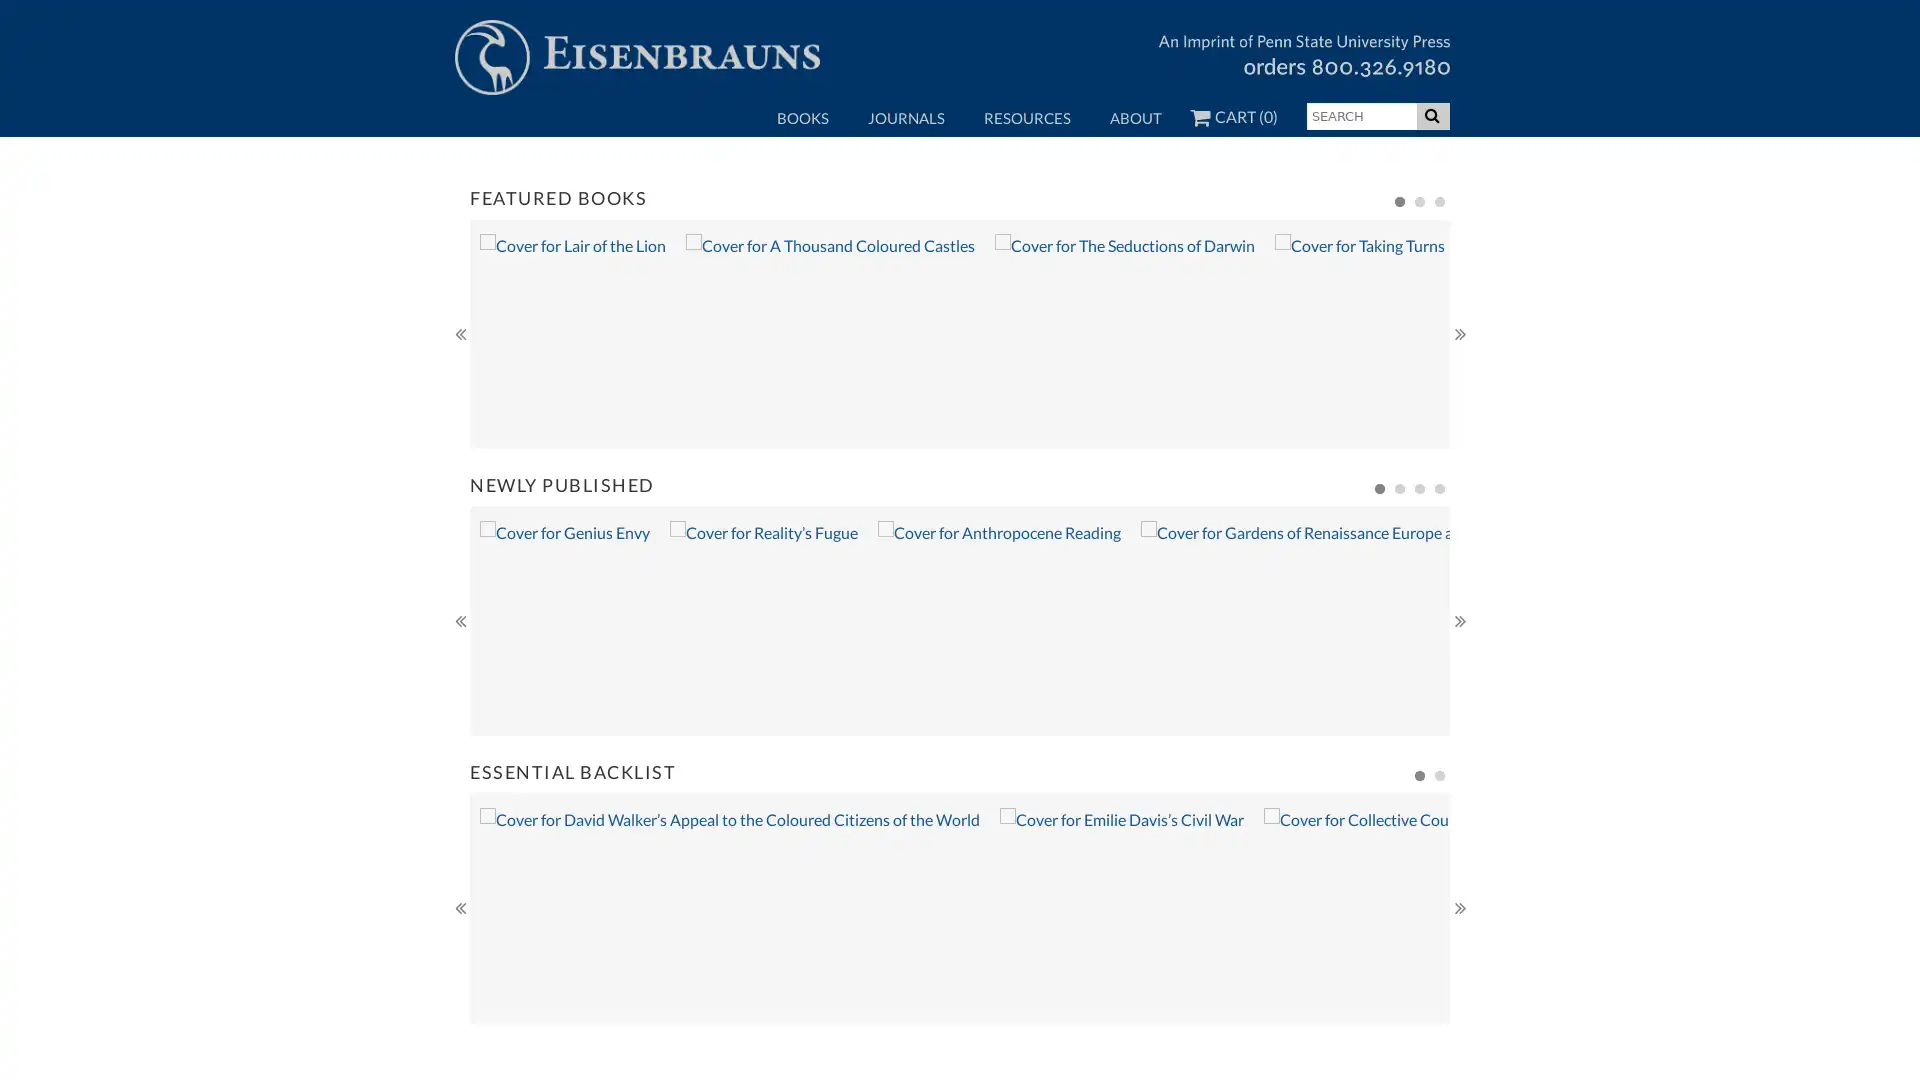 This screenshot has height=1080, width=1920. Describe the element at coordinates (1440, 489) in the screenshot. I see `4` at that location.